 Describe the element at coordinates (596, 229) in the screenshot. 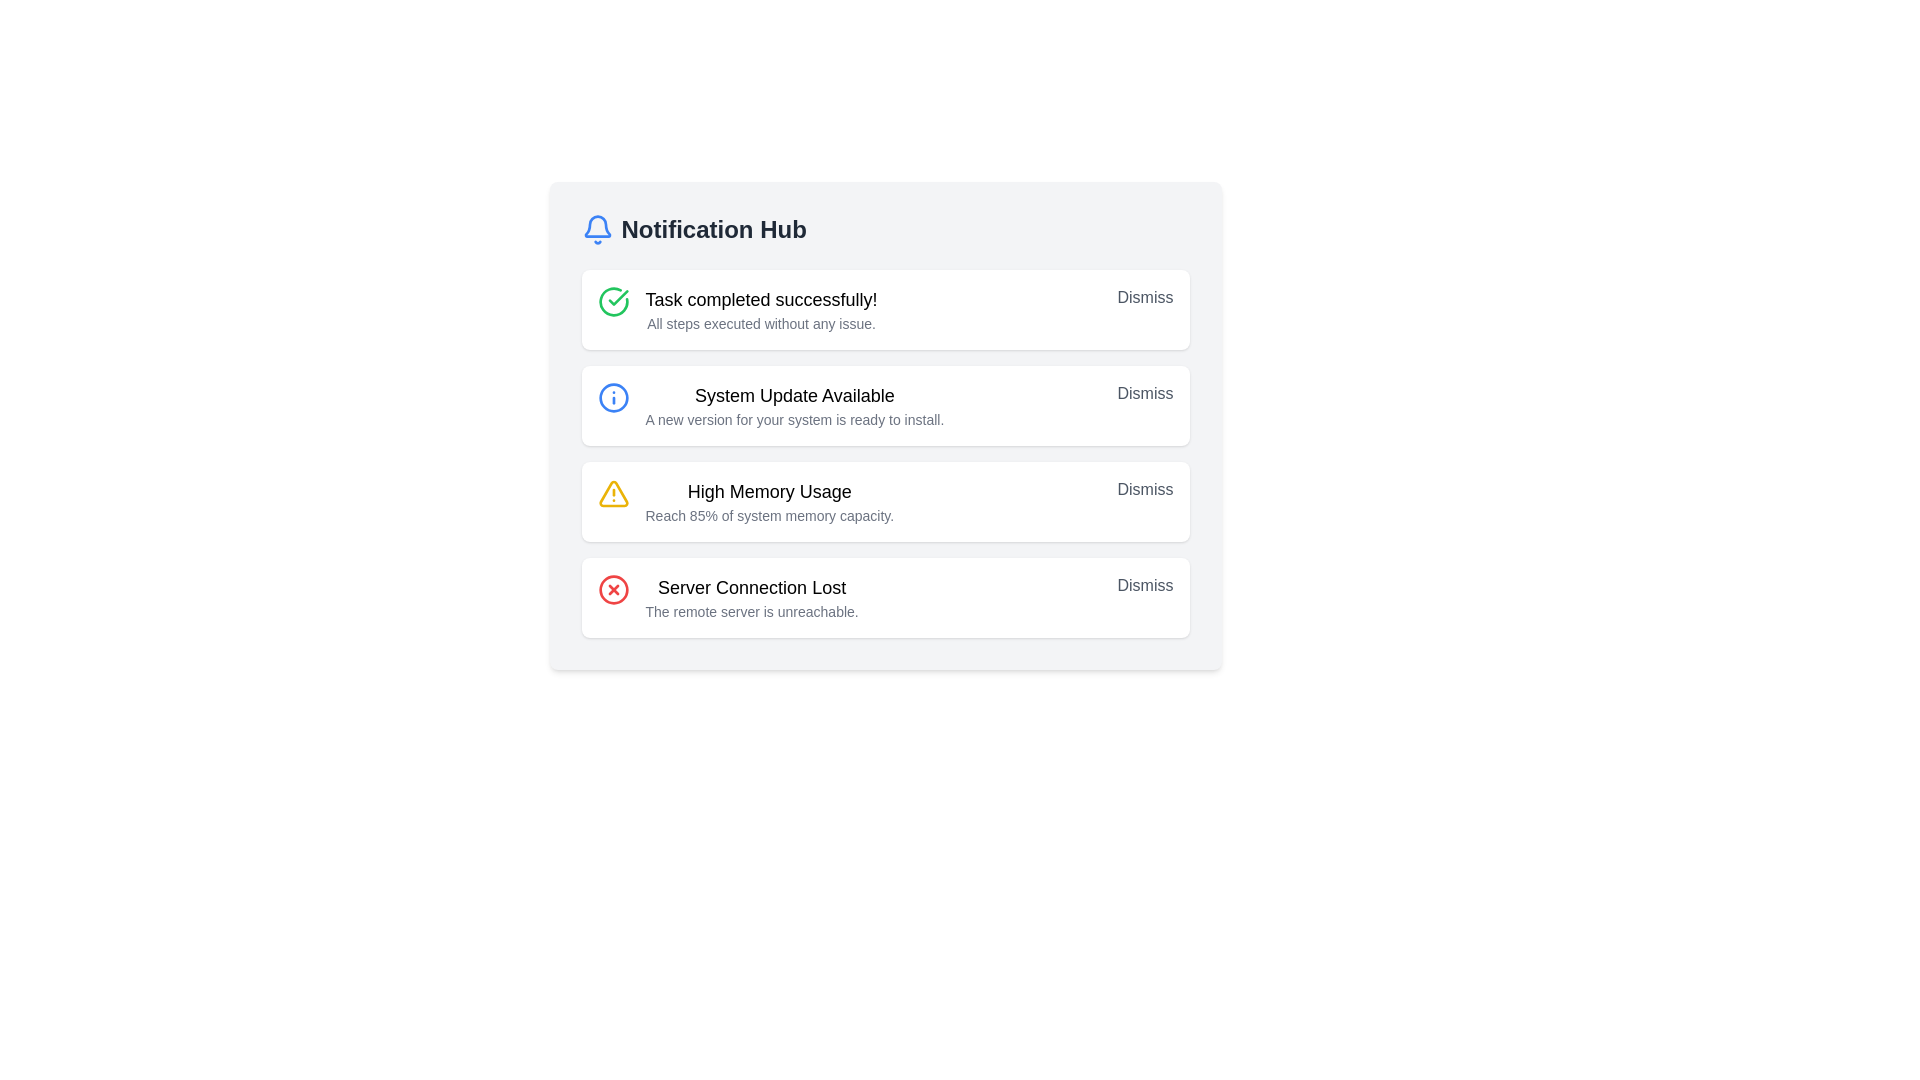

I see `the blue bell icon representing notifications located in the top-left corner of the 'Notification Hub' header section, positioned before the text 'Notification Hub'` at that location.